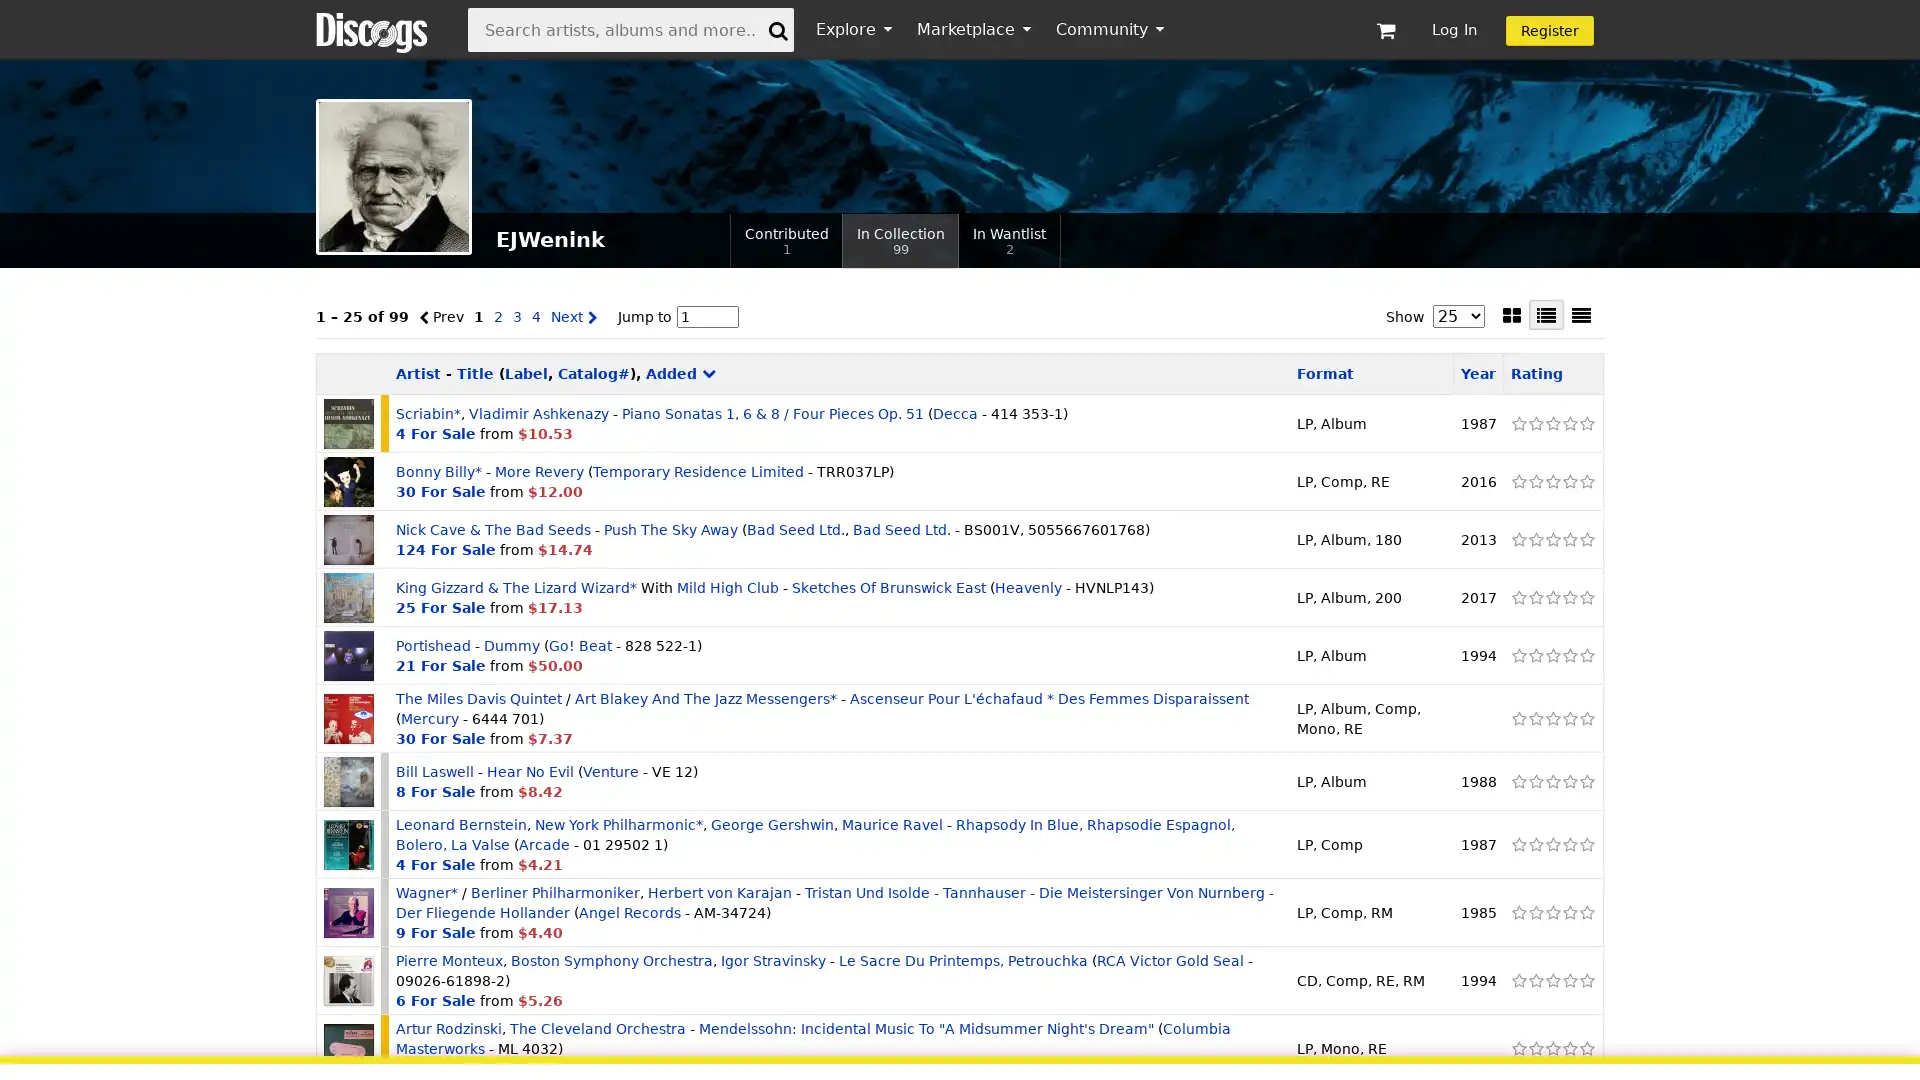 The image size is (1920, 1080). Describe the element at coordinates (1534, 913) in the screenshot. I see `Rate this release 2 stars.` at that location.